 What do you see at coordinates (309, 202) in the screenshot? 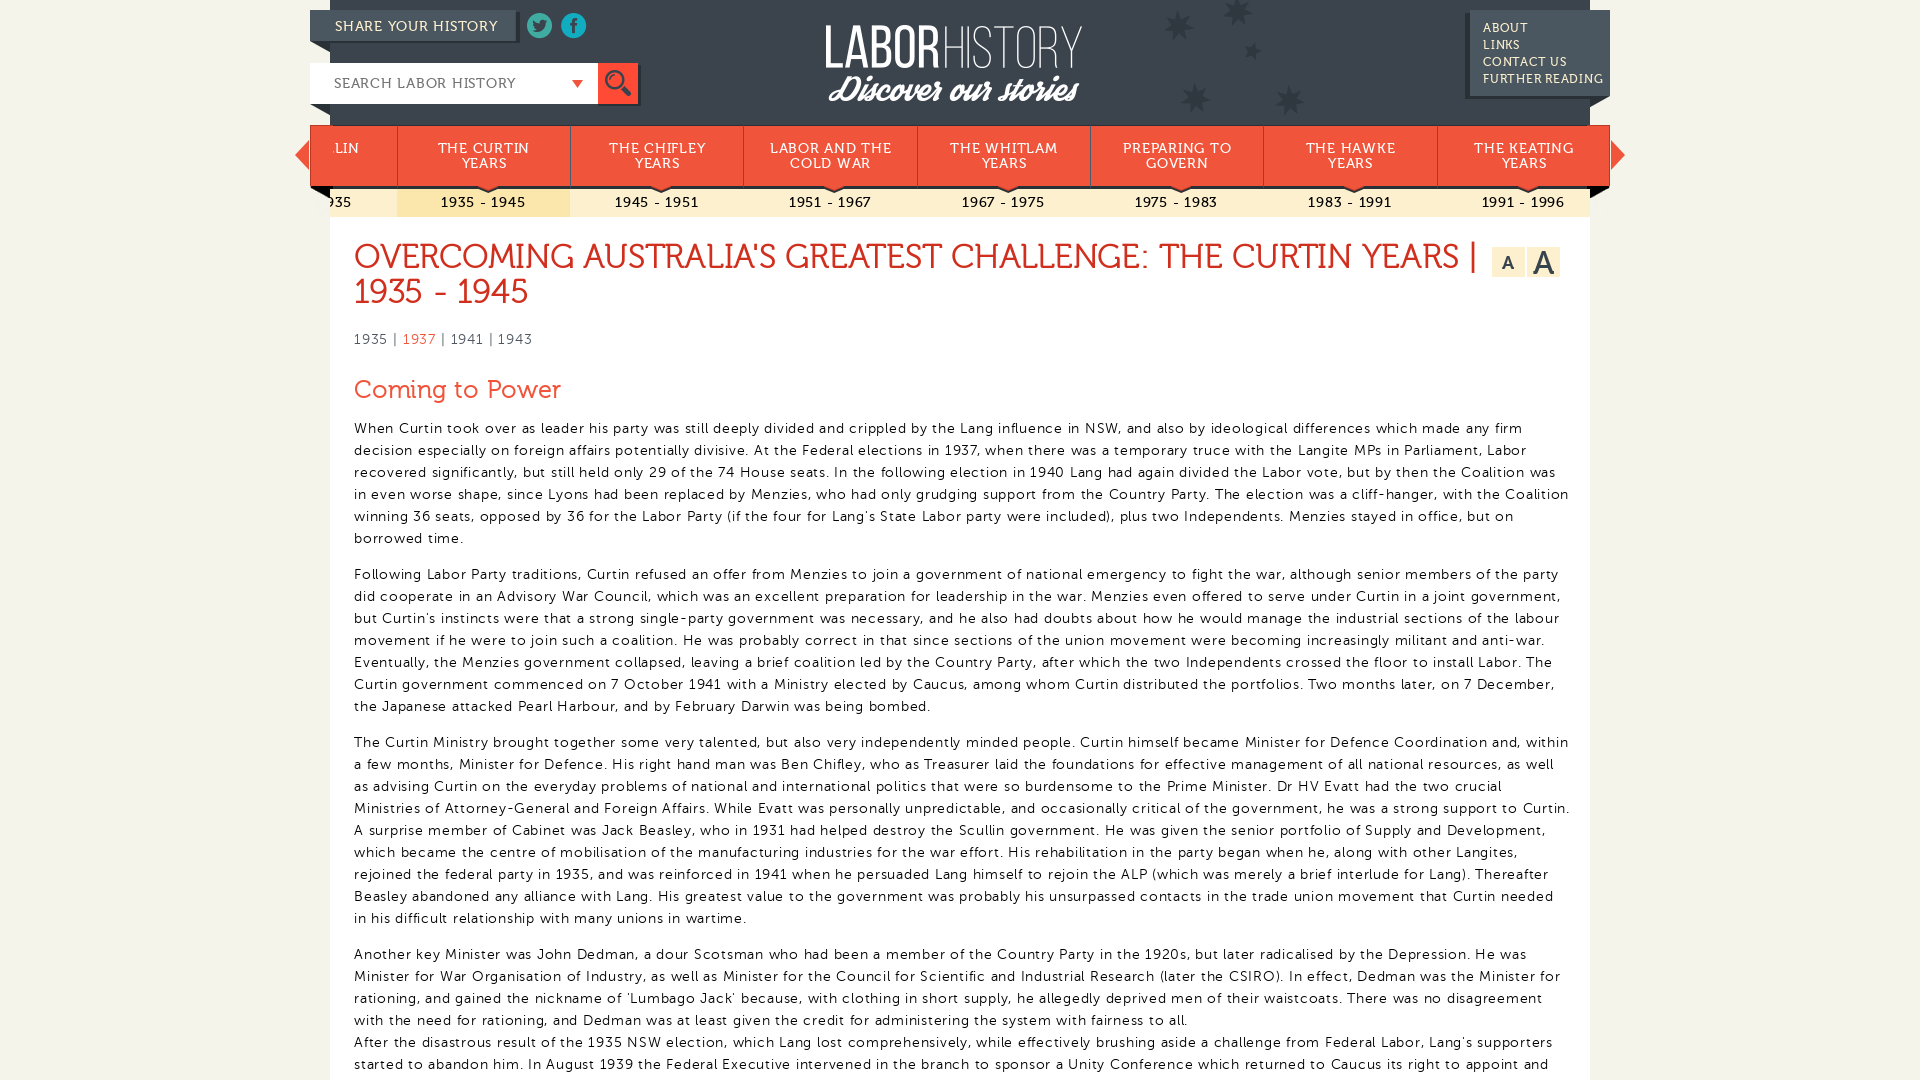
I see `'1929 - 1935'` at bounding box center [309, 202].